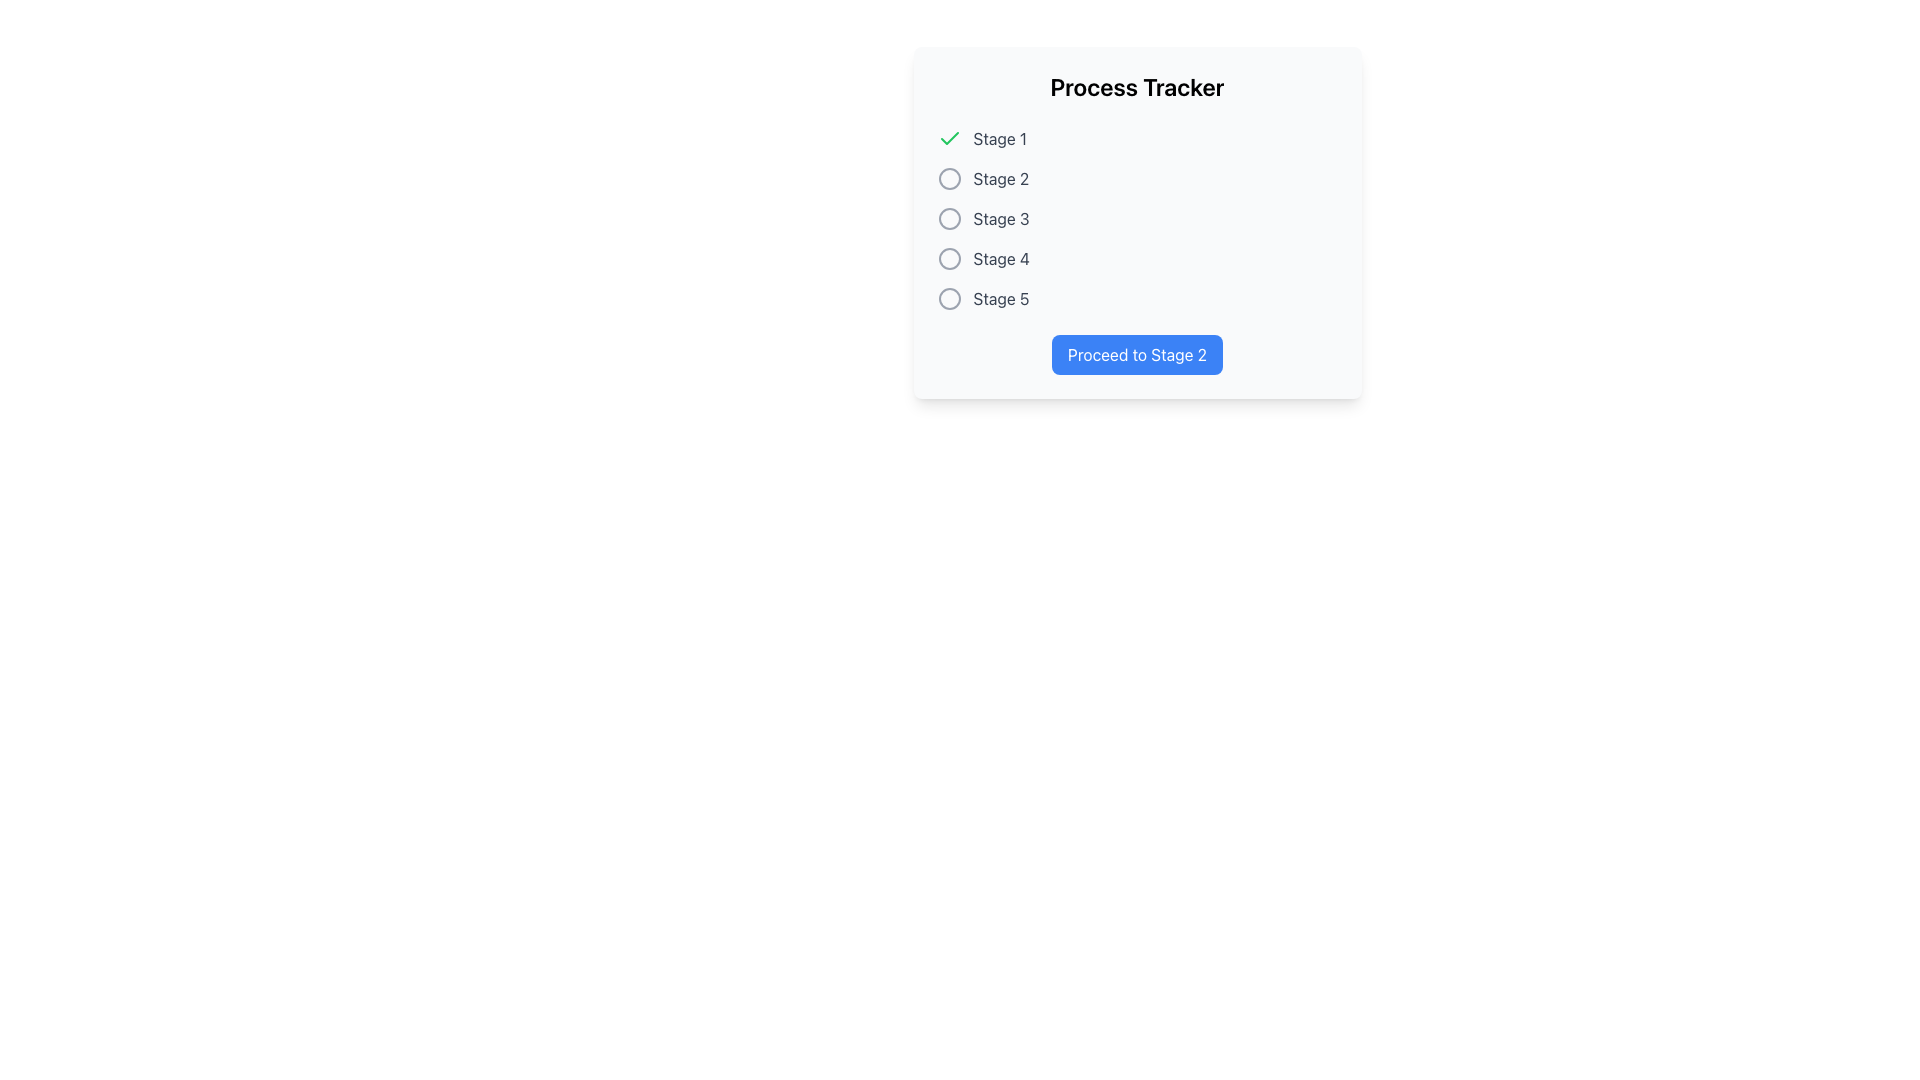 This screenshot has width=1920, height=1080. Describe the element at coordinates (948, 219) in the screenshot. I see `the third radio button in the inactive state of the process tracker interface, which is a circular shape and part of a vertical stack of five elements` at that location.